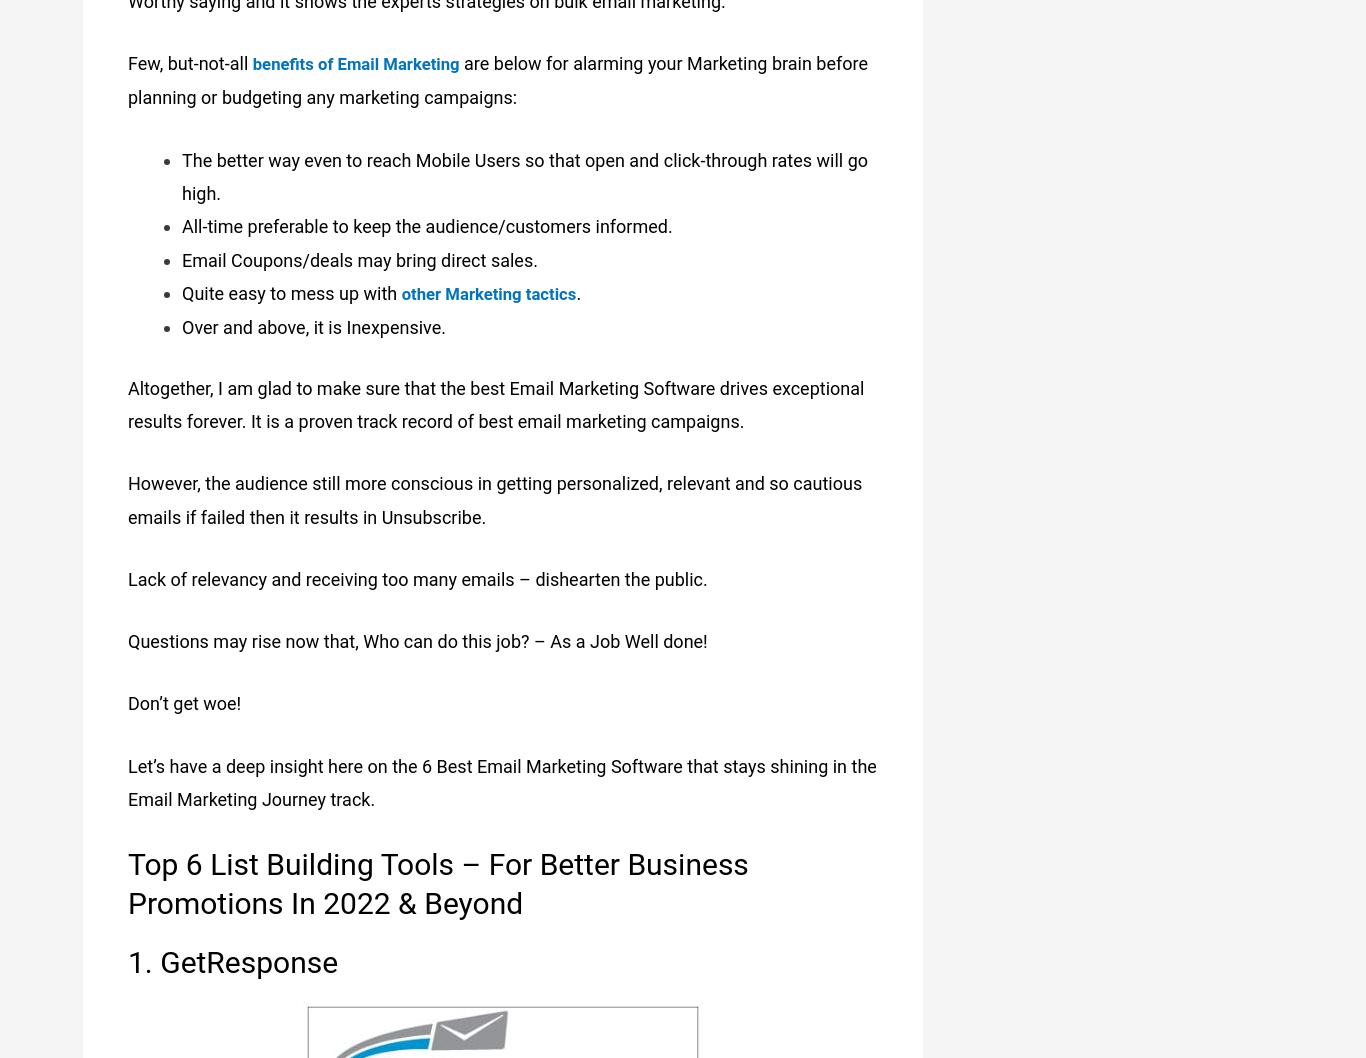  What do you see at coordinates (436, 879) in the screenshot?
I see `'Top 6 List Building Tools – For Better Business Promotions In 2022 & Beyond'` at bounding box center [436, 879].